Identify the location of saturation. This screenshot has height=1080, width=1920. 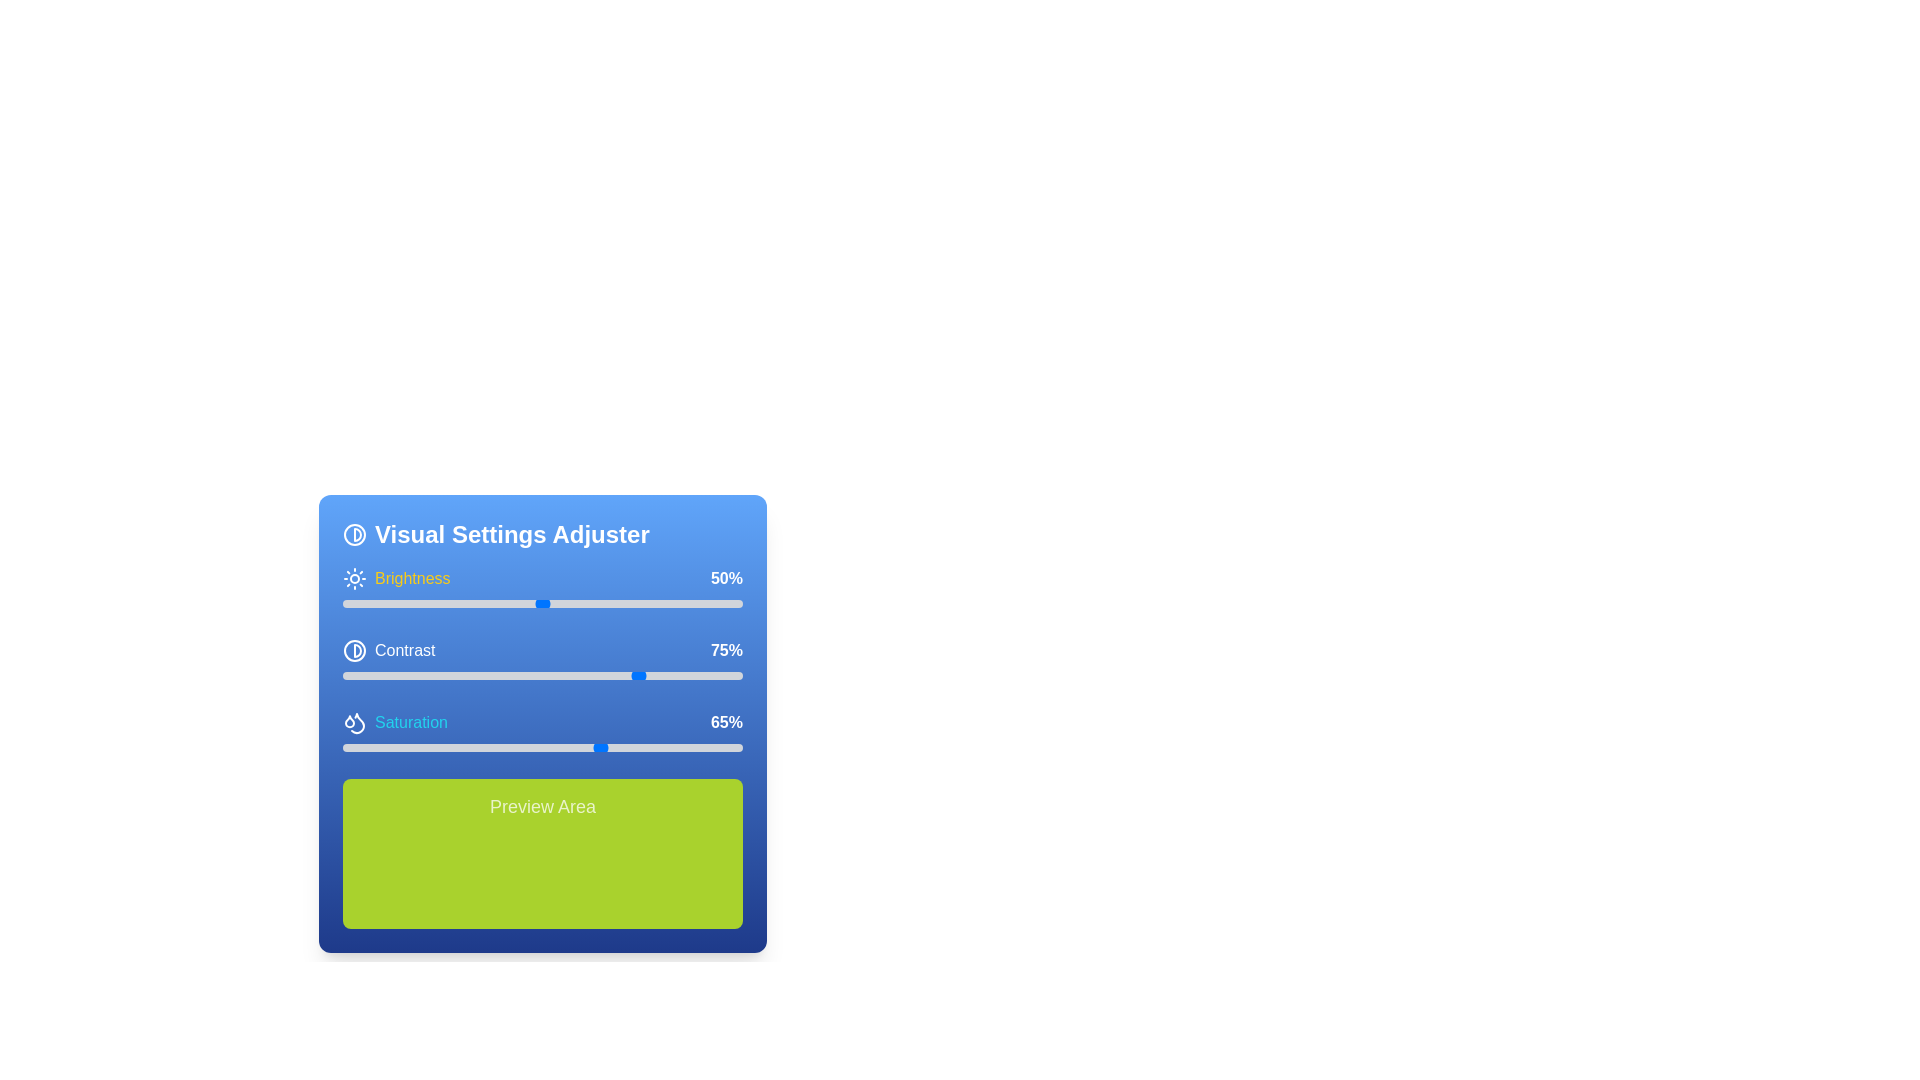
(413, 748).